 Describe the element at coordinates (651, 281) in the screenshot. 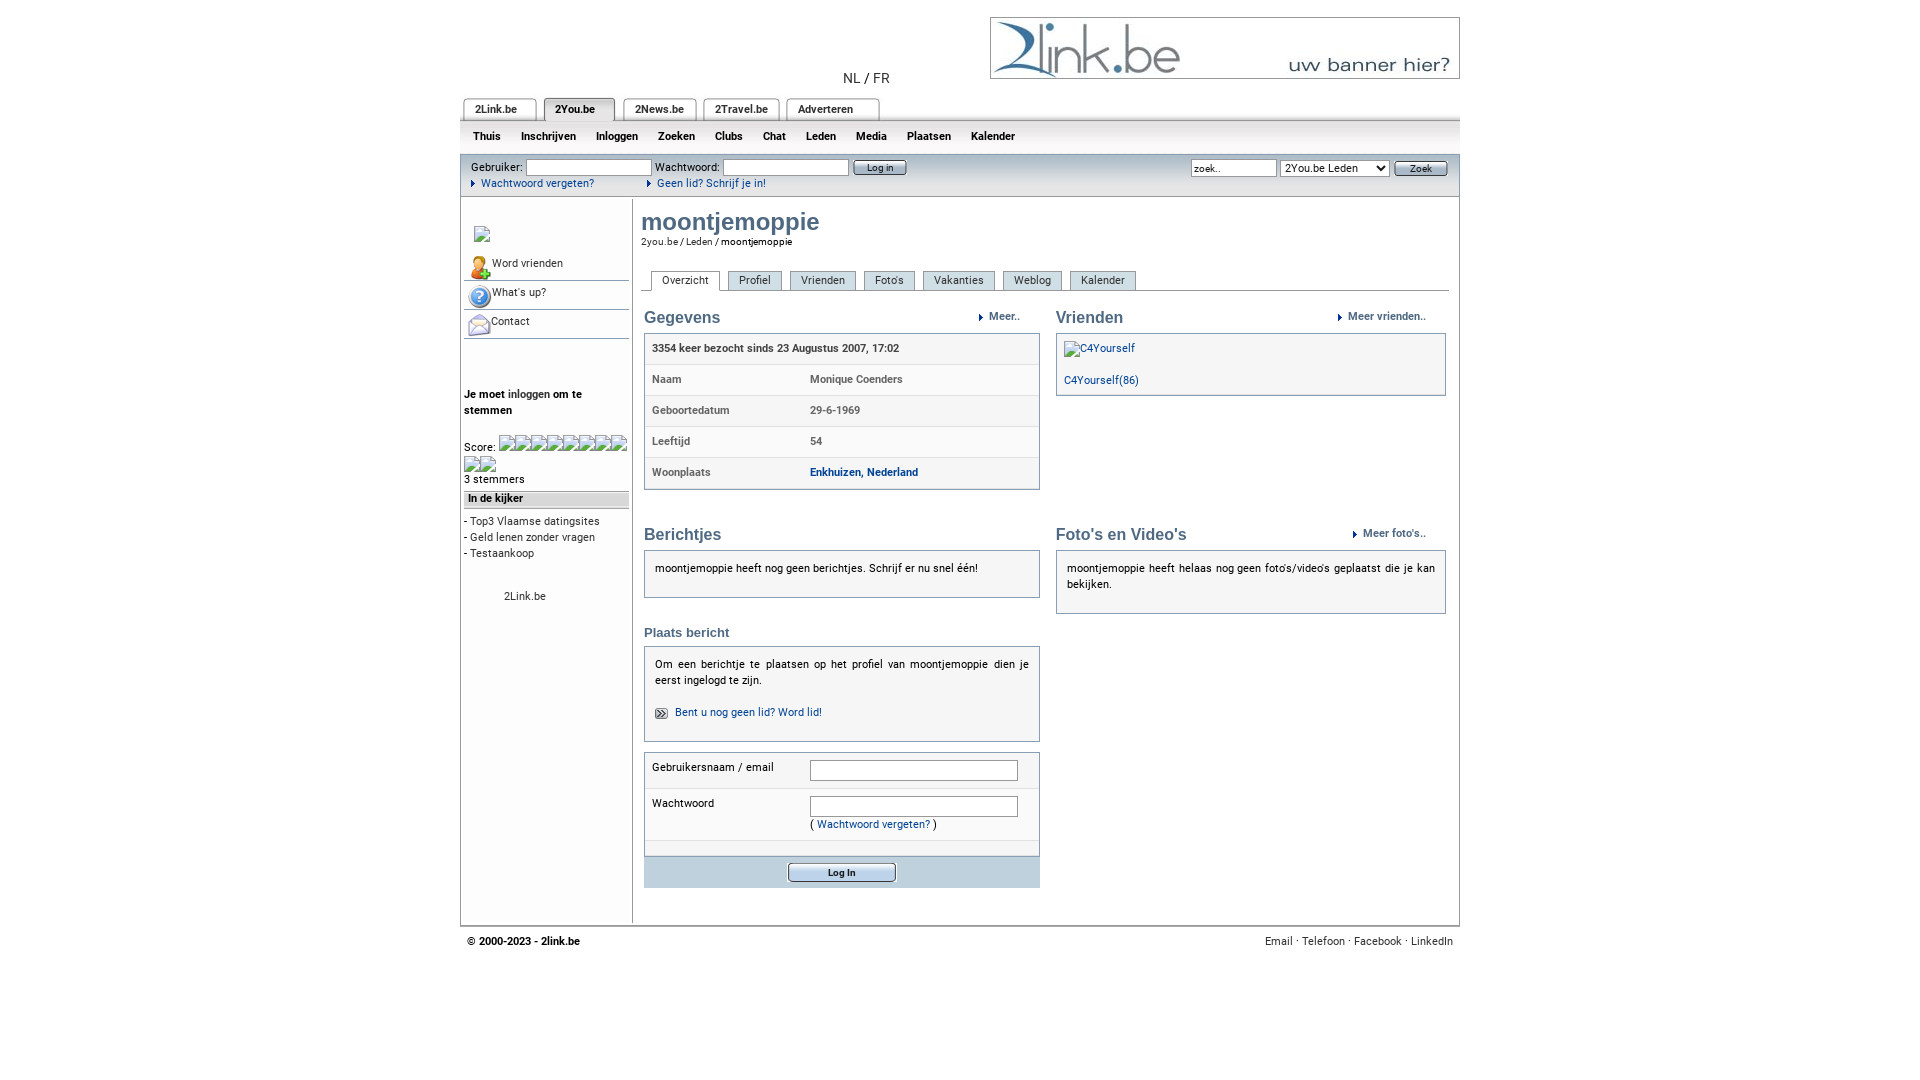

I see `'Overzicht'` at that location.